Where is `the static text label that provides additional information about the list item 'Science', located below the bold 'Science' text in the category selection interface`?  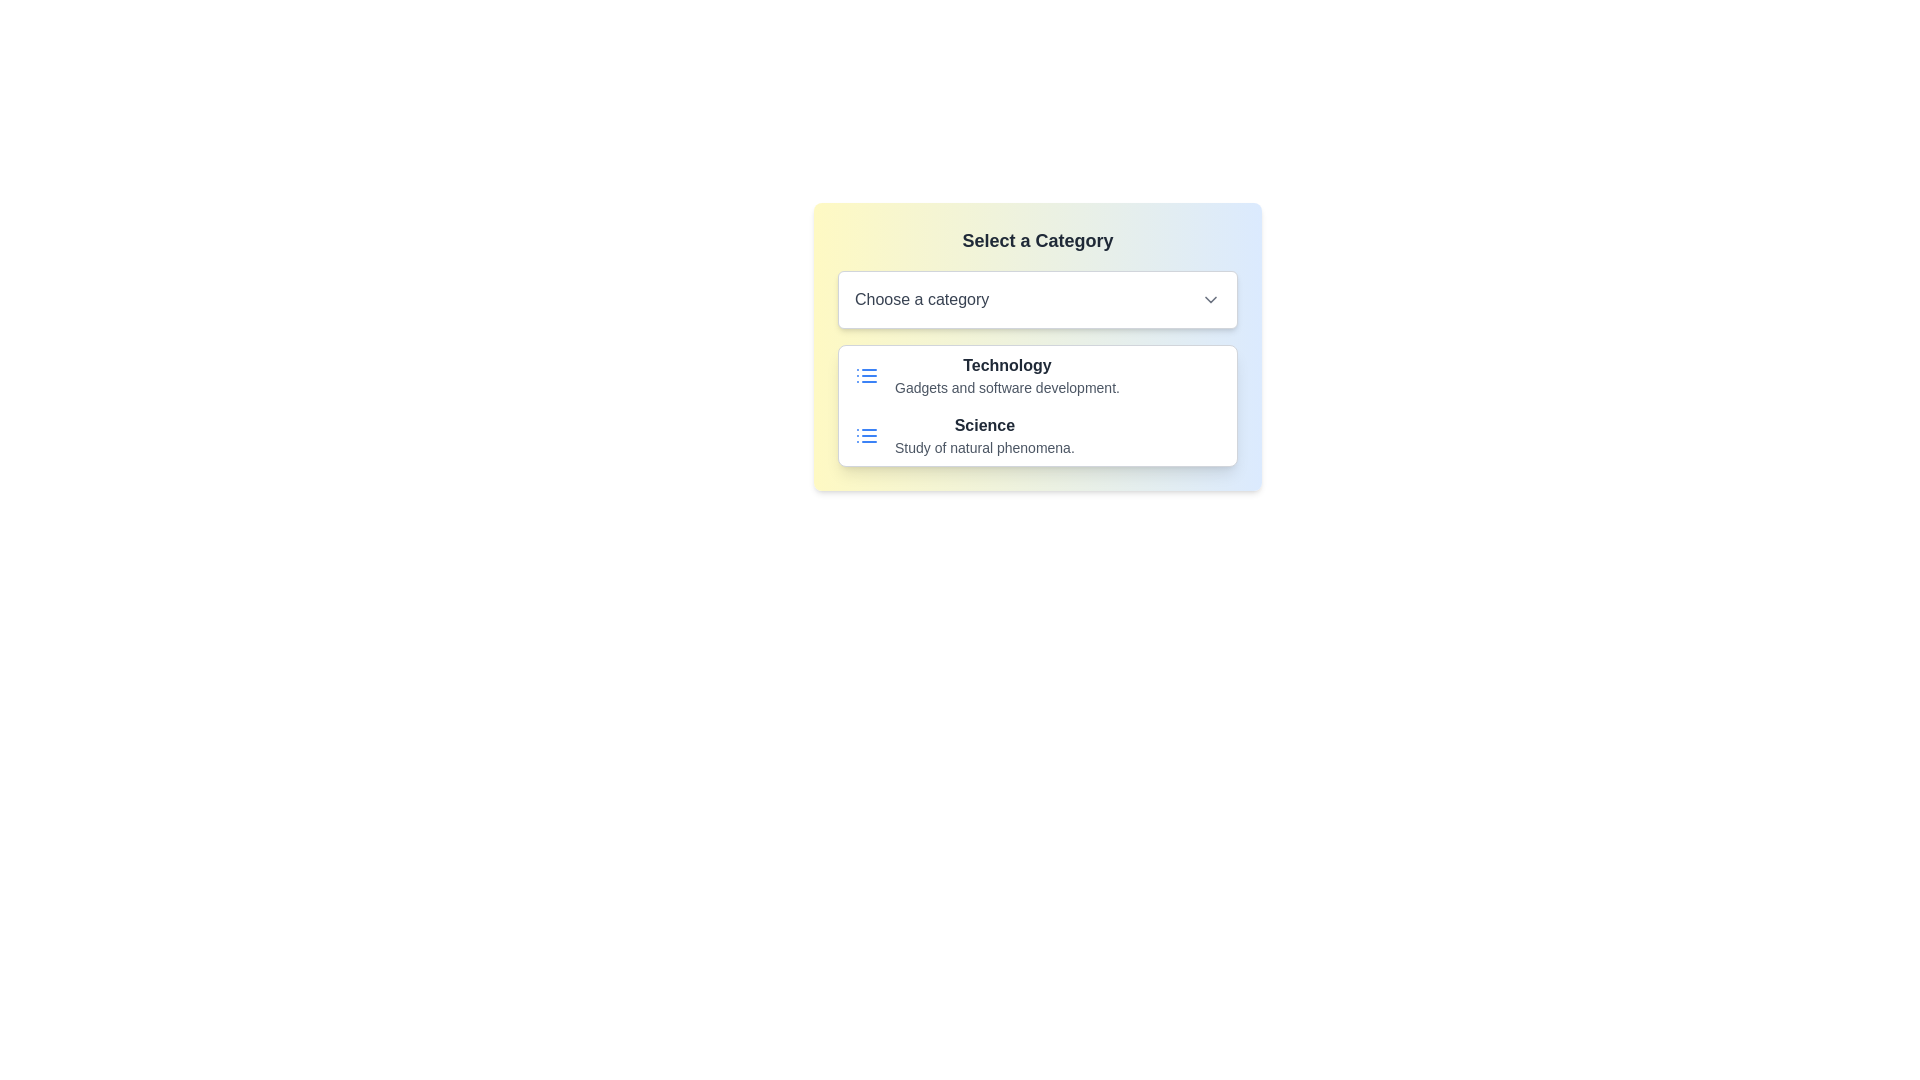 the static text label that provides additional information about the list item 'Science', located below the bold 'Science' text in the category selection interface is located at coordinates (984, 446).